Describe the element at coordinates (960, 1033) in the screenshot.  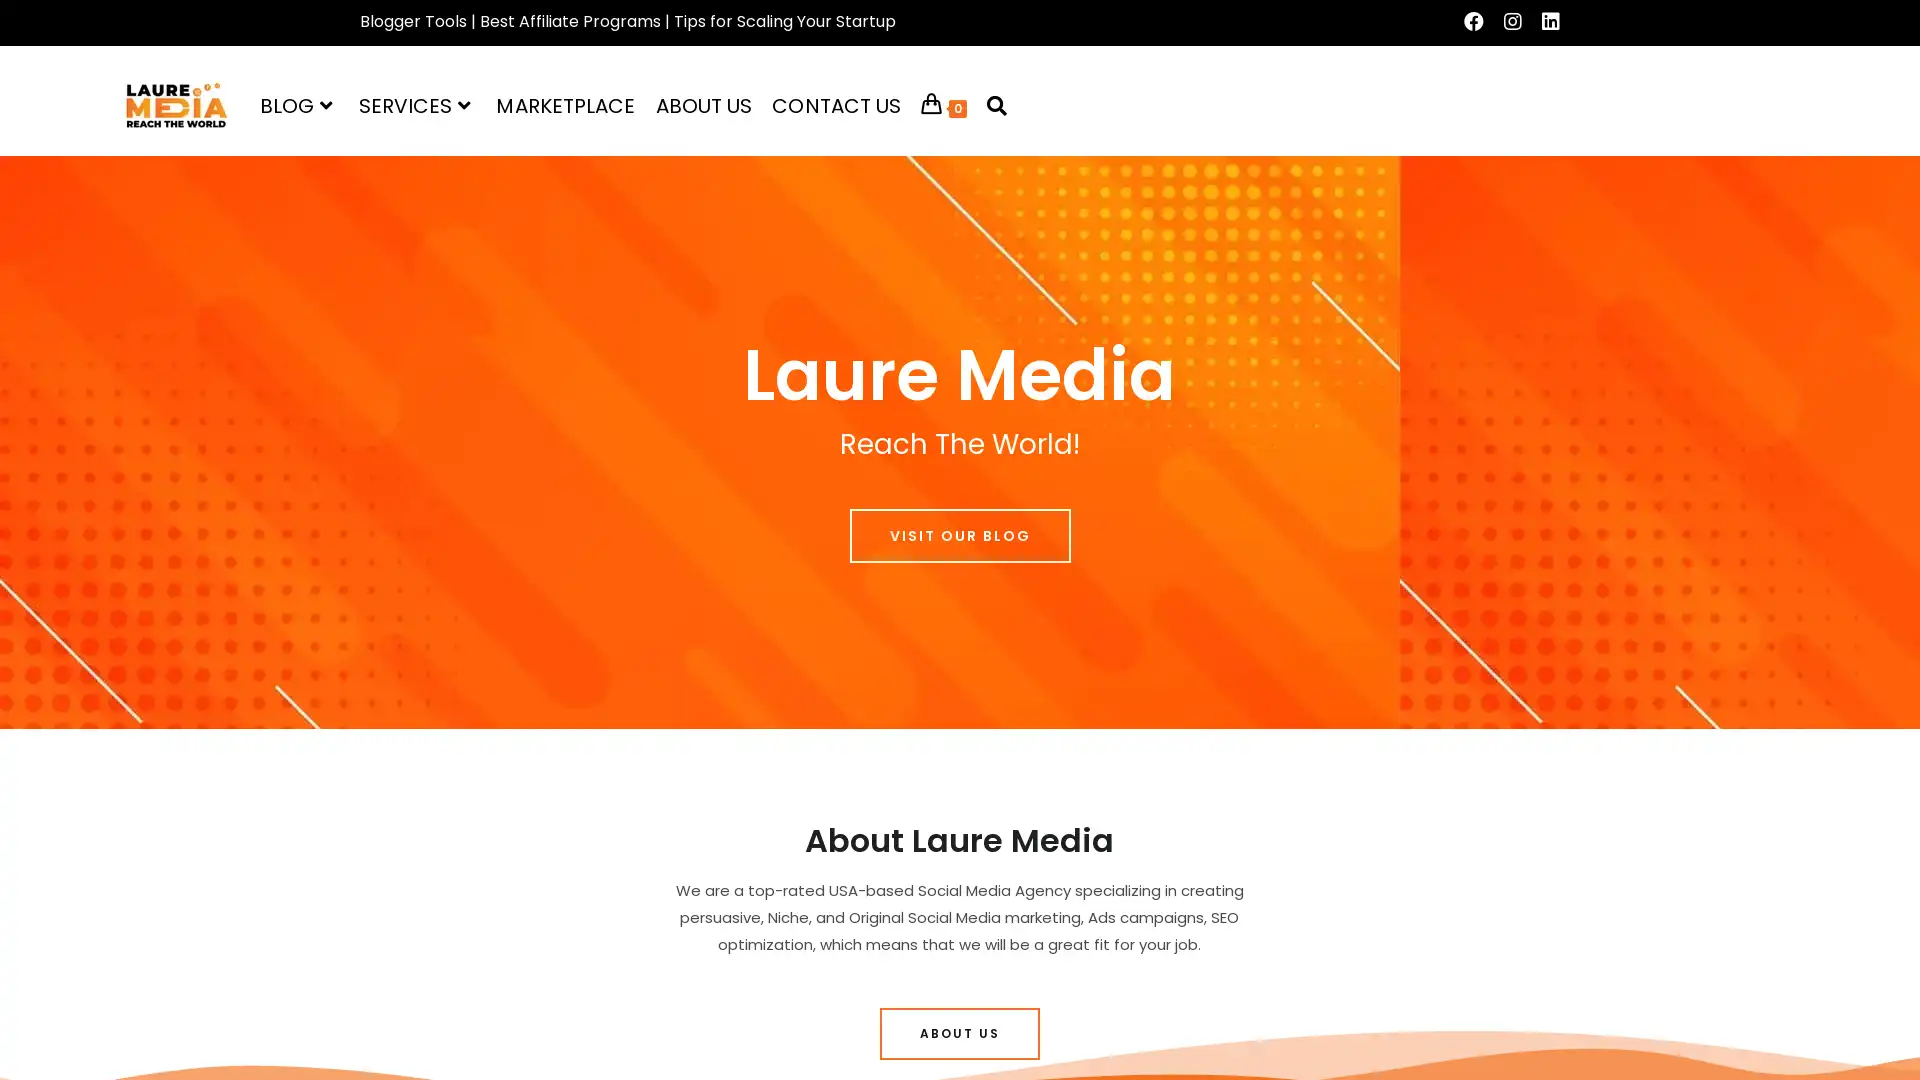
I see `ABOUT US` at that location.